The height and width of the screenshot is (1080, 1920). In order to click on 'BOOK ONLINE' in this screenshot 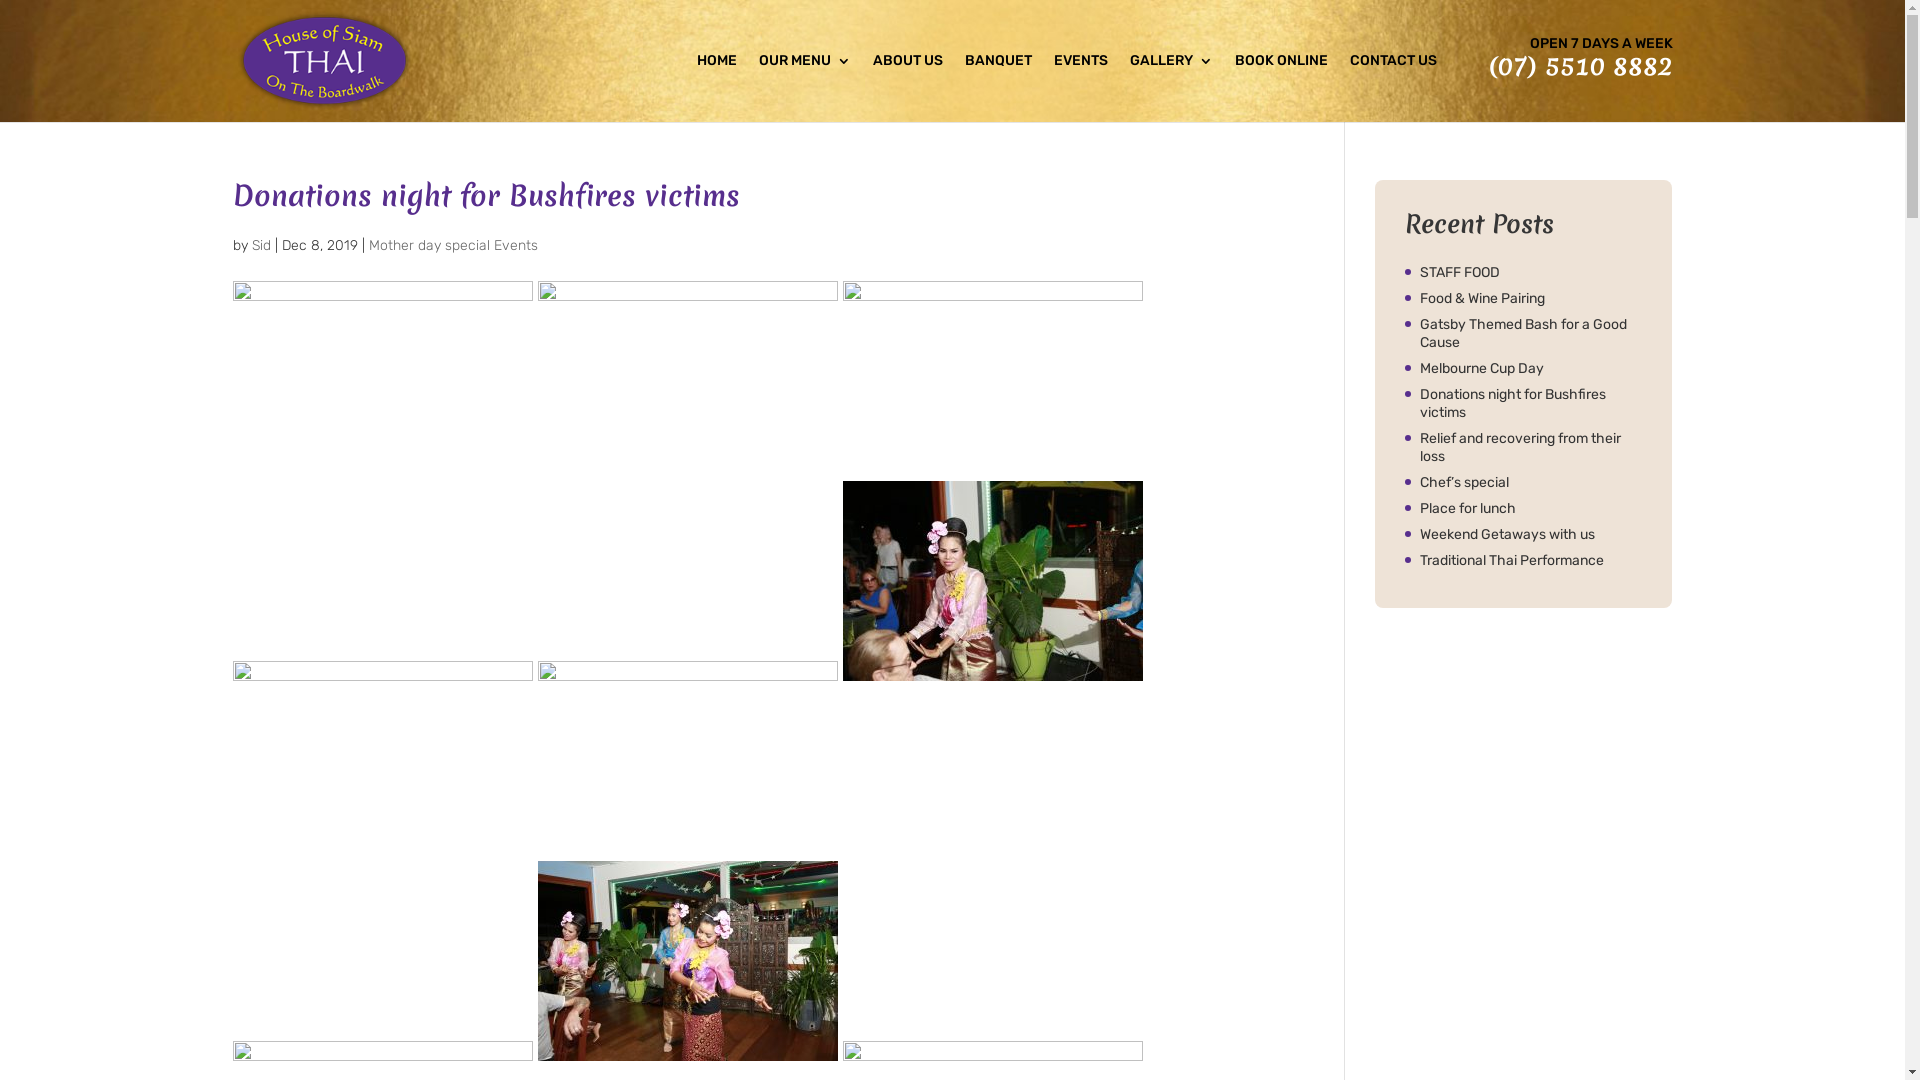, I will do `click(1280, 87)`.